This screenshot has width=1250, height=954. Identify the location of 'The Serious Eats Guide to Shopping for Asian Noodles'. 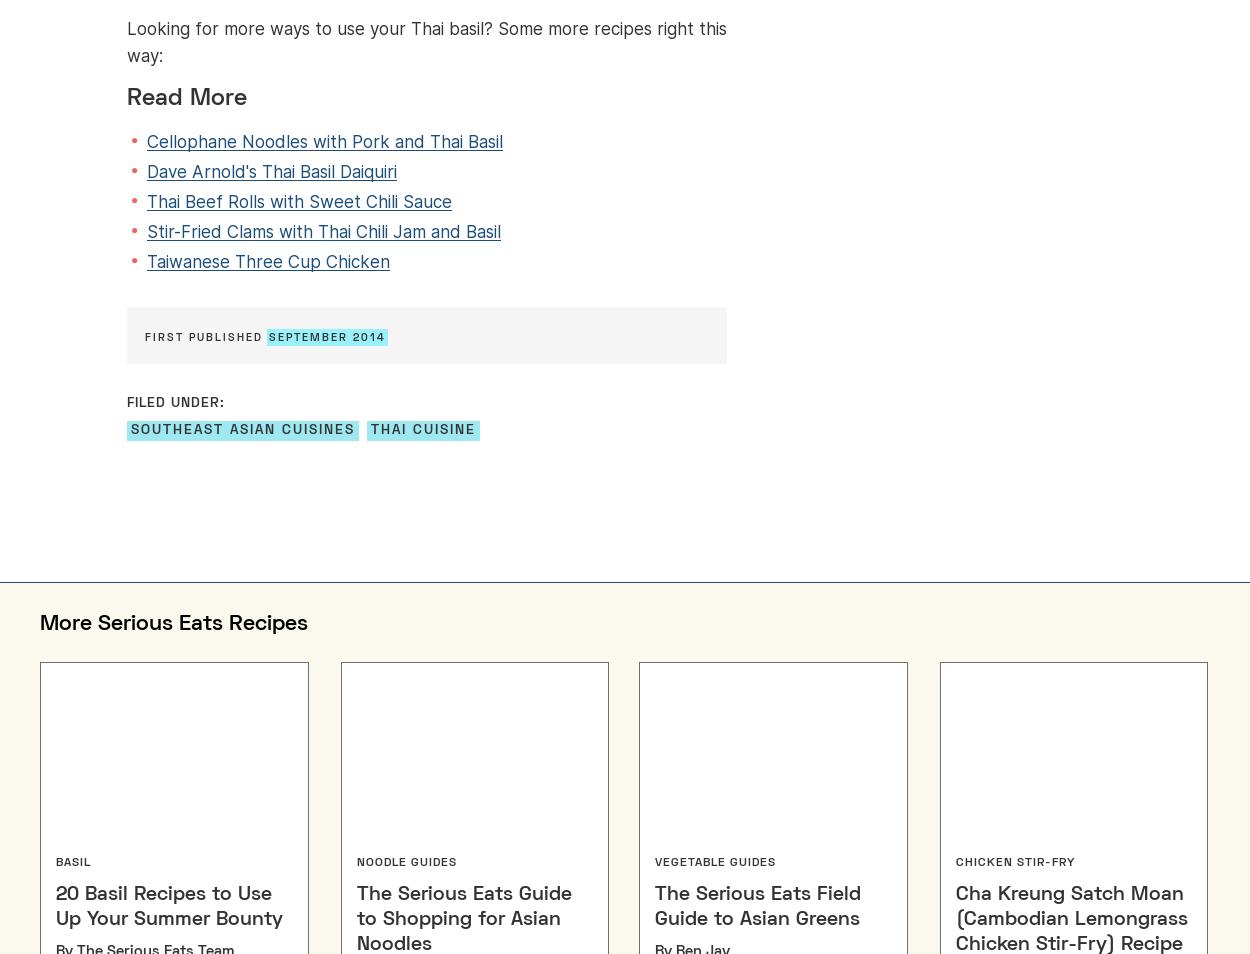
(462, 918).